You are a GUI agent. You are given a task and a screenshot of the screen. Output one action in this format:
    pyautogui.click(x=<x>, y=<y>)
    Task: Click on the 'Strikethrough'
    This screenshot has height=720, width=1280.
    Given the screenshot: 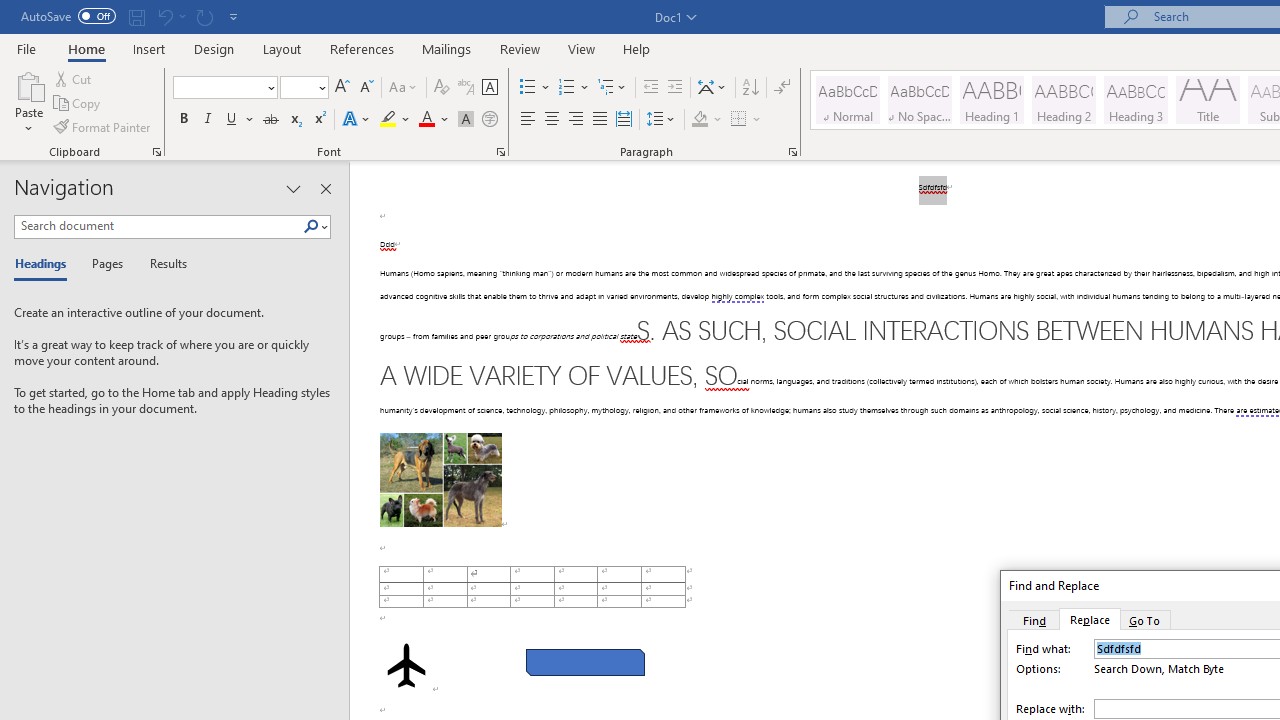 What is the action you would take?
    pyautogui.click(x=269, y=119)
    